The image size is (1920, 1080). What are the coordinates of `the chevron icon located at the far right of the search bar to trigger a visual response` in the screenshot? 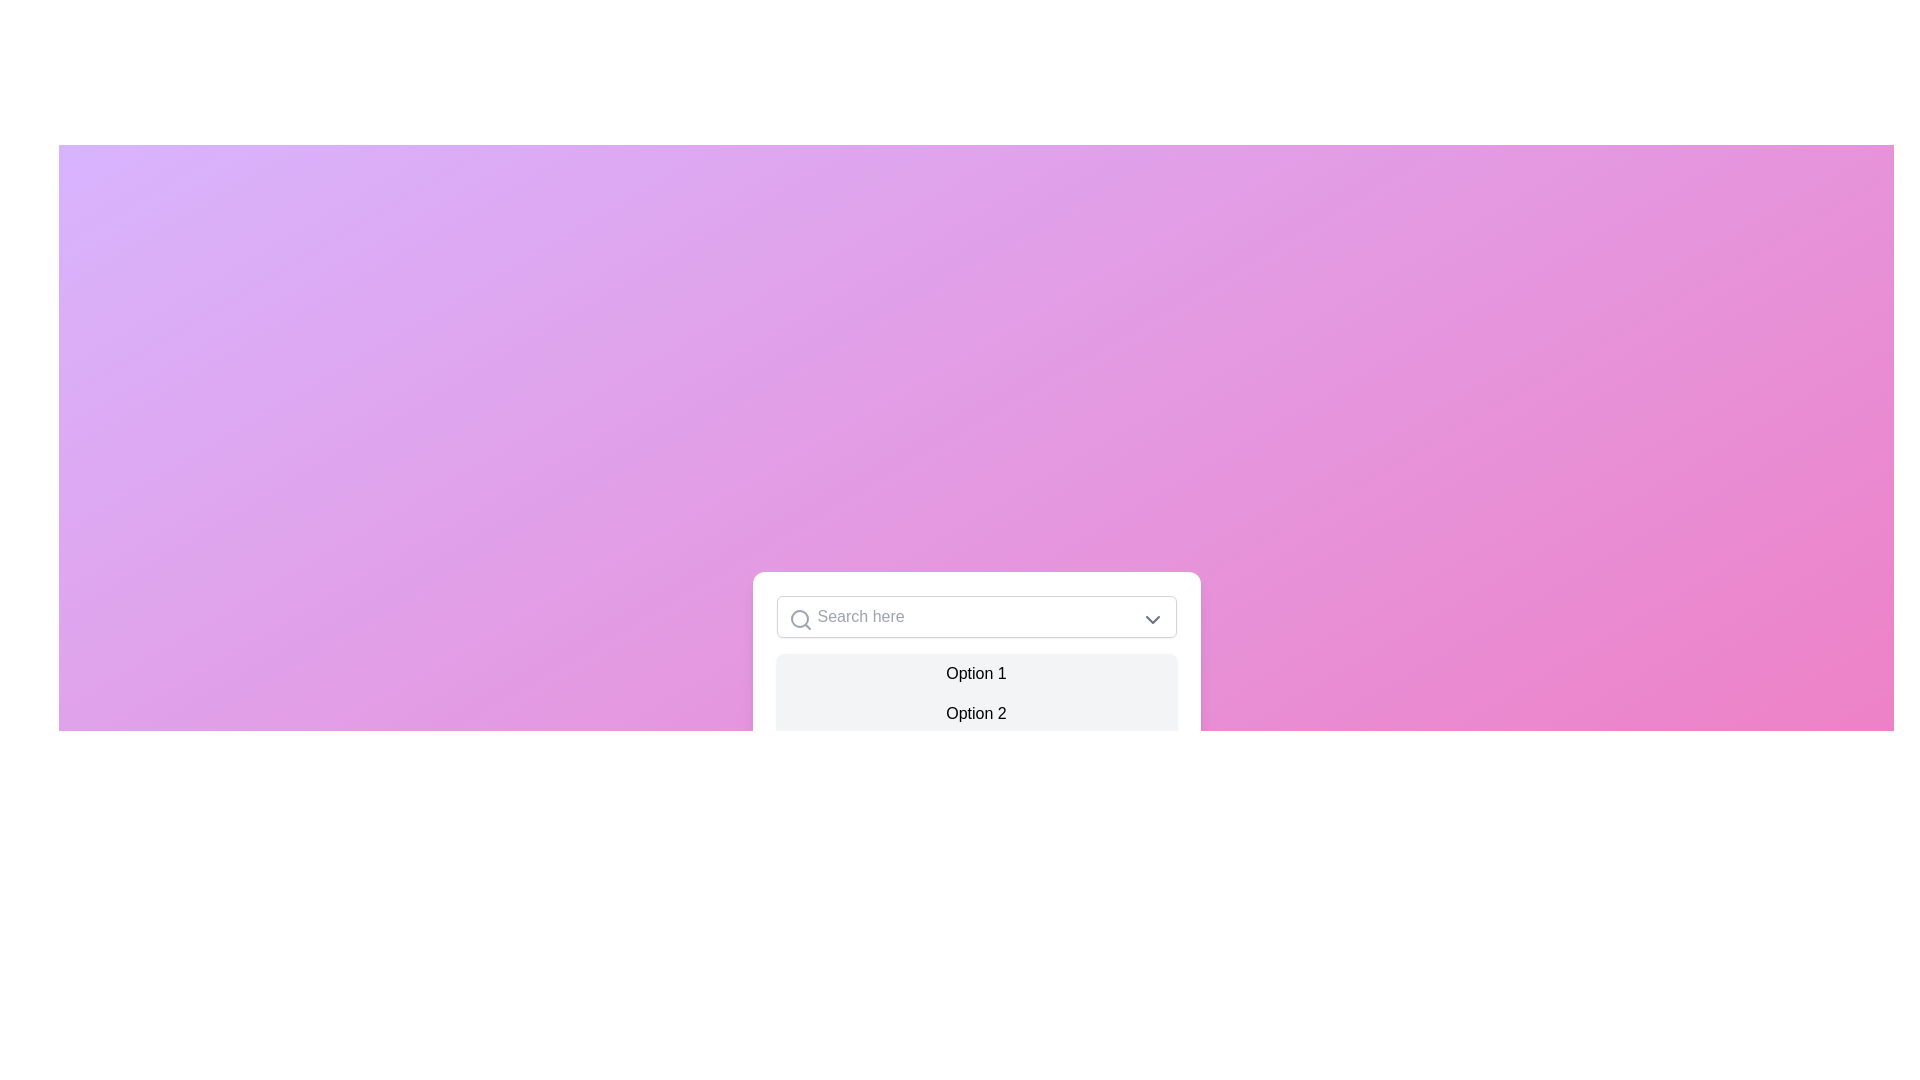 It's located at (1152, 619).